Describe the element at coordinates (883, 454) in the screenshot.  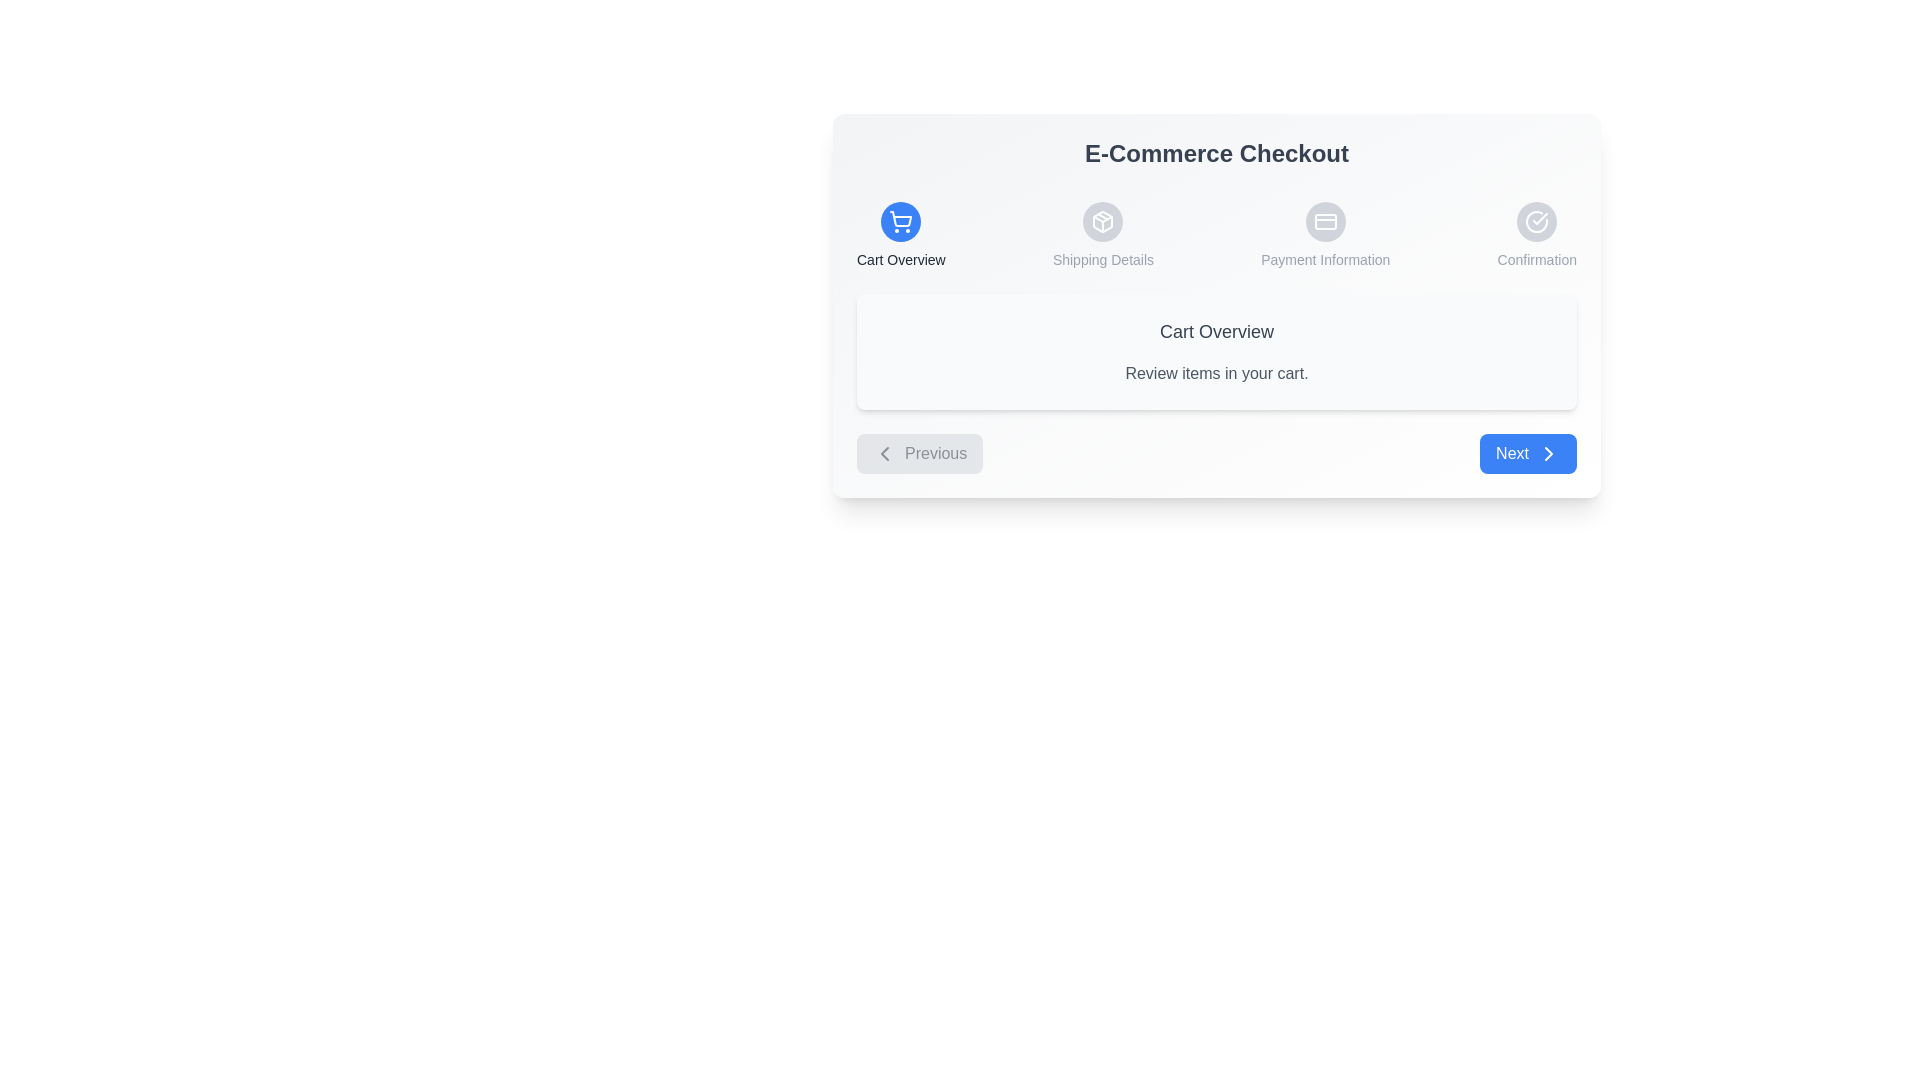
I see `the 'Previous' button icon located in the bottom-left corner of the modal dialog box, which visually indicates the direction to navigate left or back` at that location.